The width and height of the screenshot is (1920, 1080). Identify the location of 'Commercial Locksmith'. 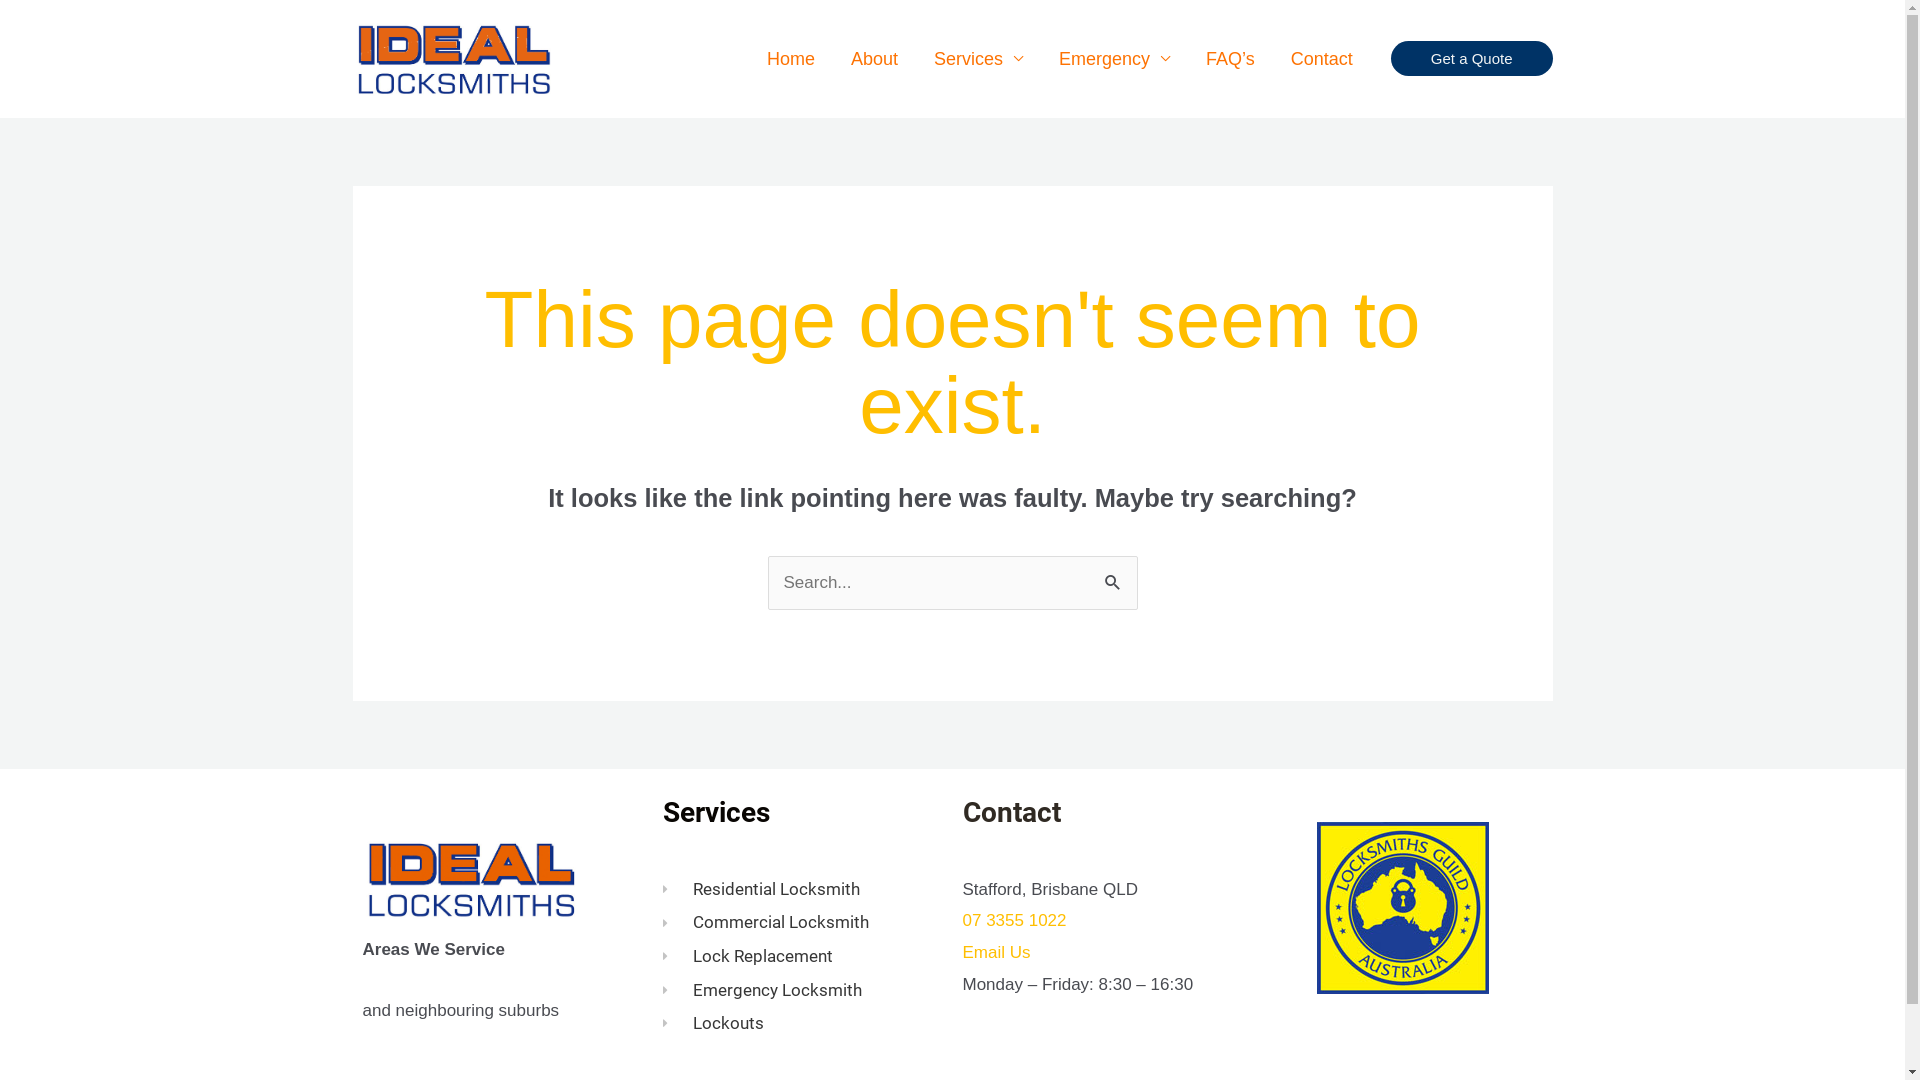
(801, 922).